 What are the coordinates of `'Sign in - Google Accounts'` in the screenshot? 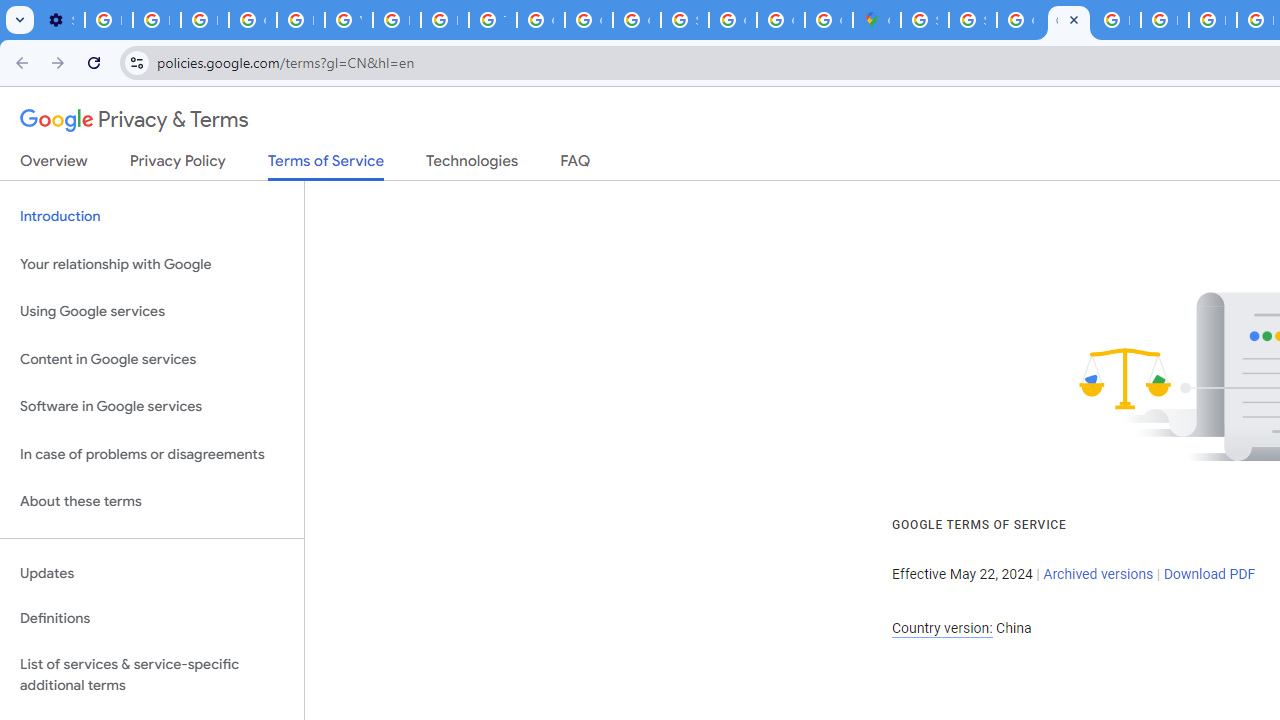 It's located at (972, 20).